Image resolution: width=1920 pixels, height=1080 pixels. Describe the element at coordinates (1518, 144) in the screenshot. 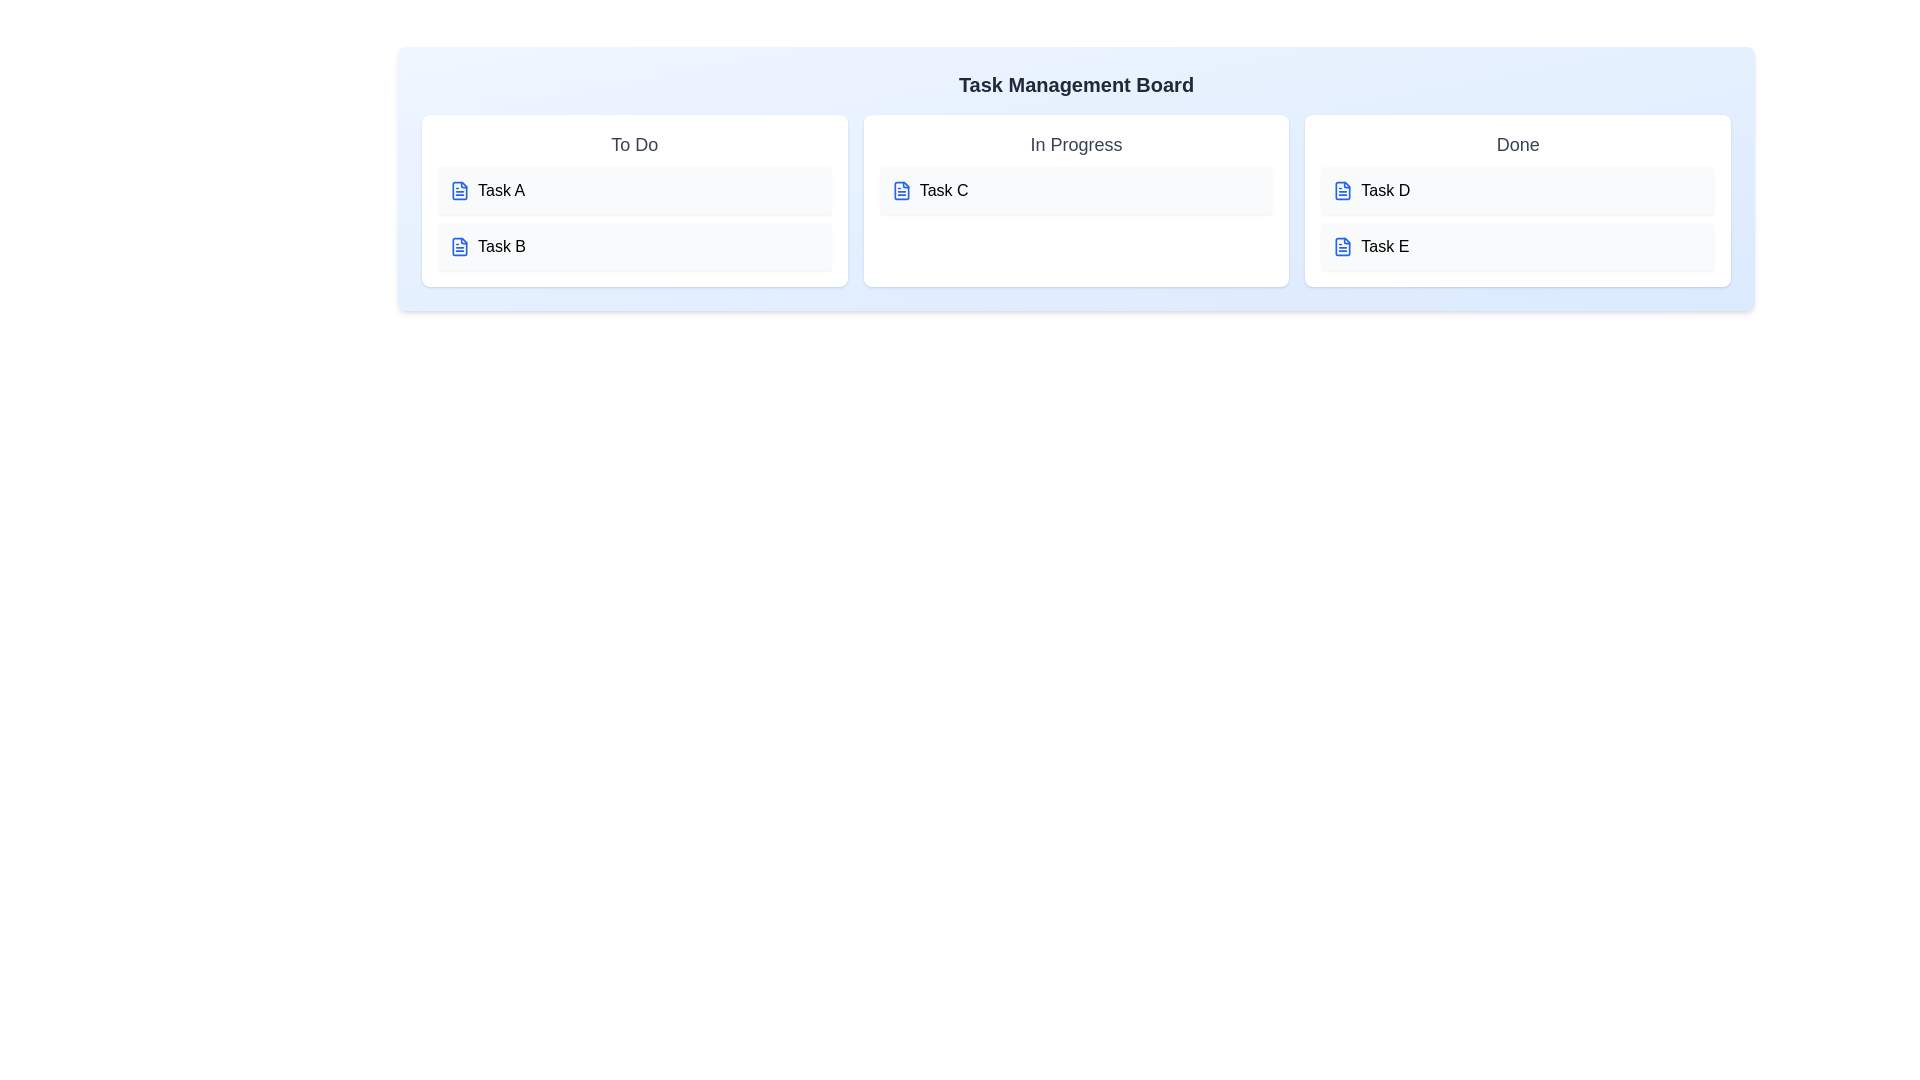

I see `the header of the task list 'Done' to edit the title` at that location.